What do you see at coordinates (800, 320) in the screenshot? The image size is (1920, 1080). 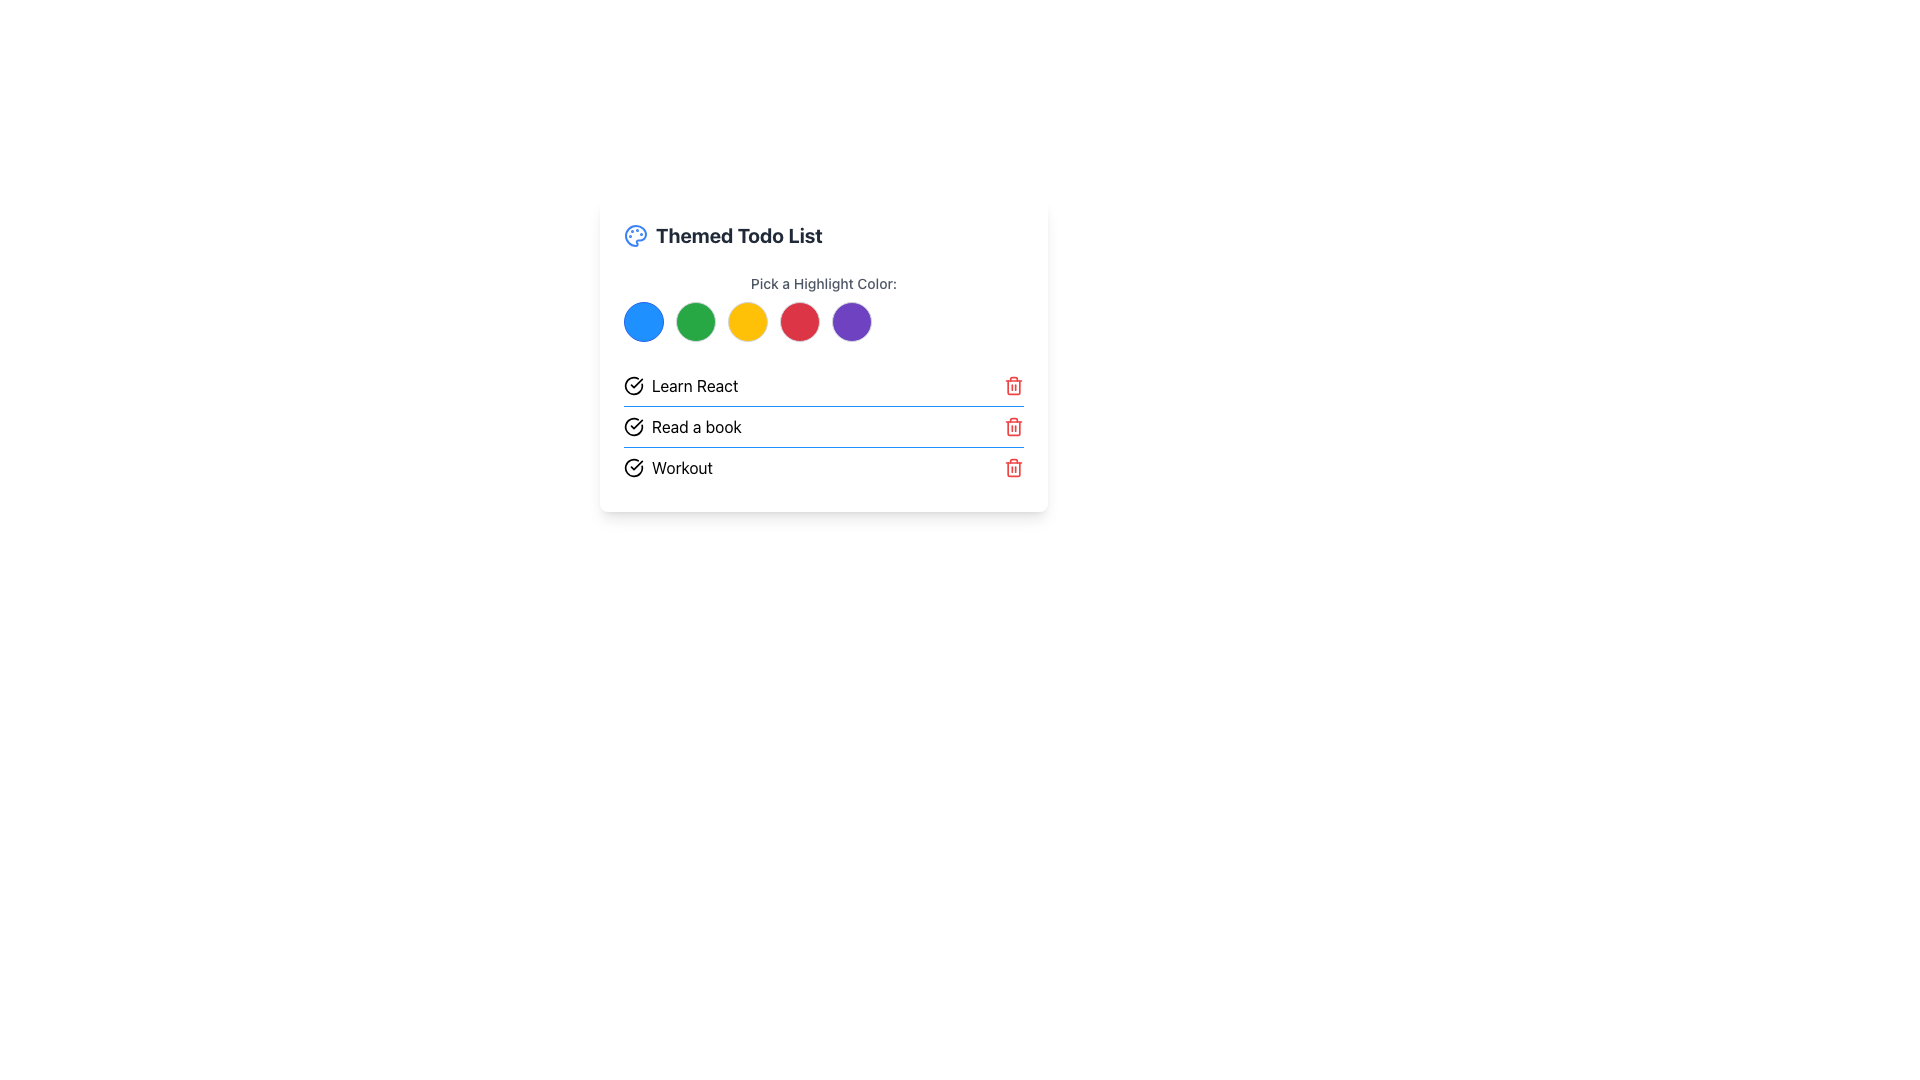 I see `the fourth circular button with a red background in the 'Themed Todo List' section` at bounding box center [800, 320].